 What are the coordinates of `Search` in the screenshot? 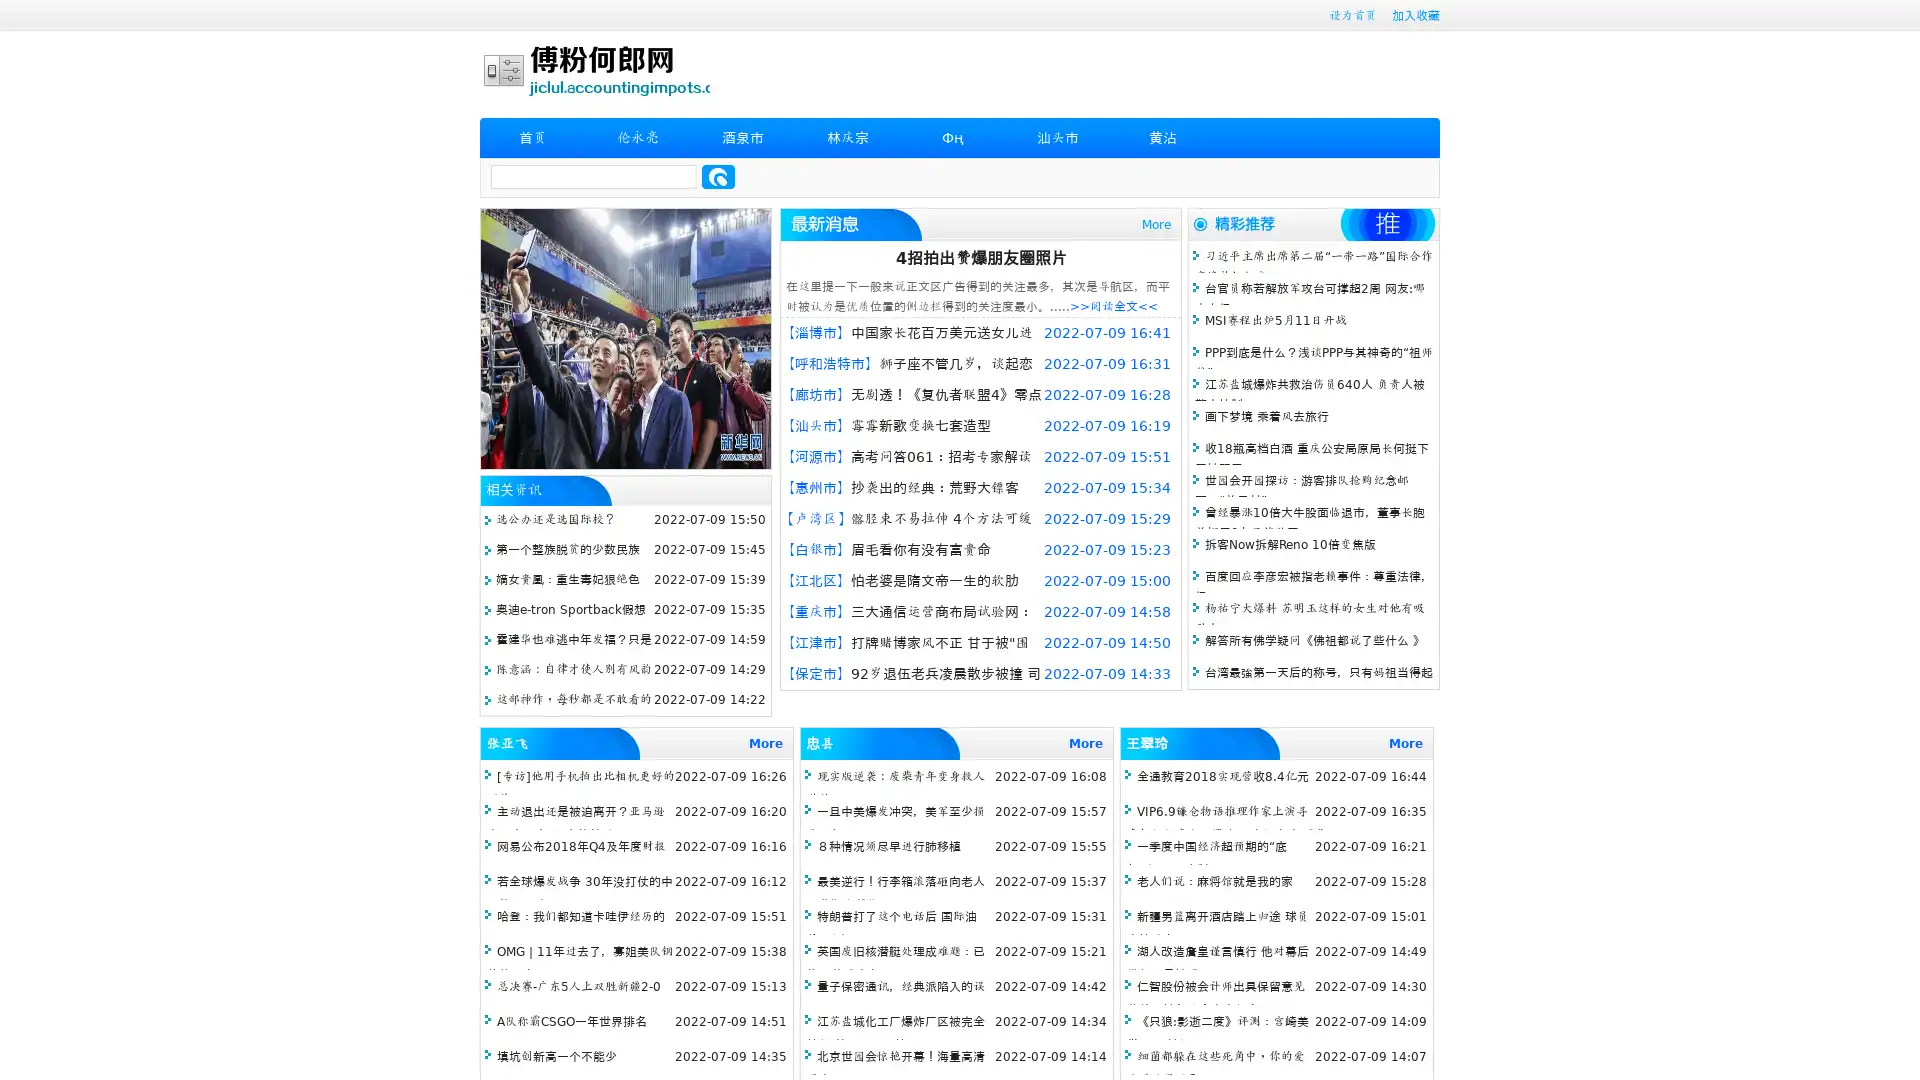 It's located at (718, 176).